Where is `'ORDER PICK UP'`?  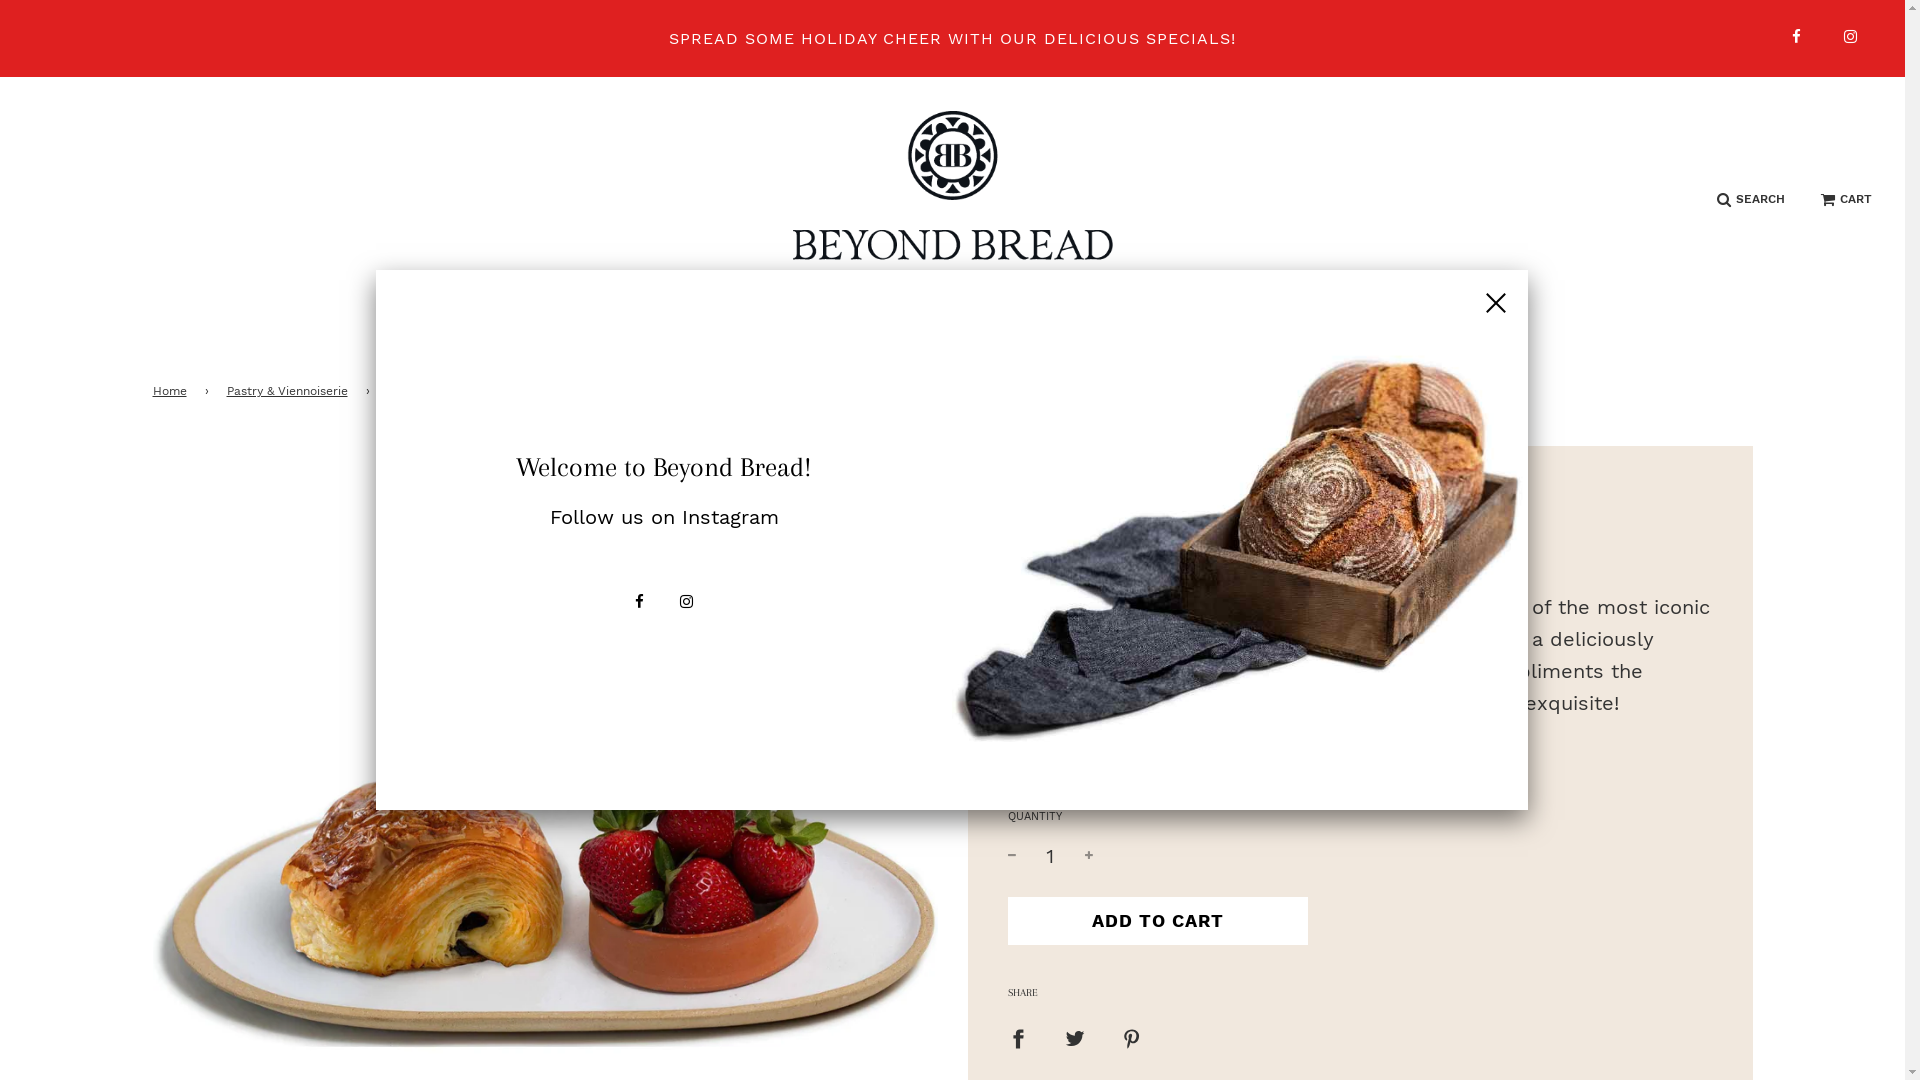
'ORDER PICK UP' is located at coordinates (497, 332).